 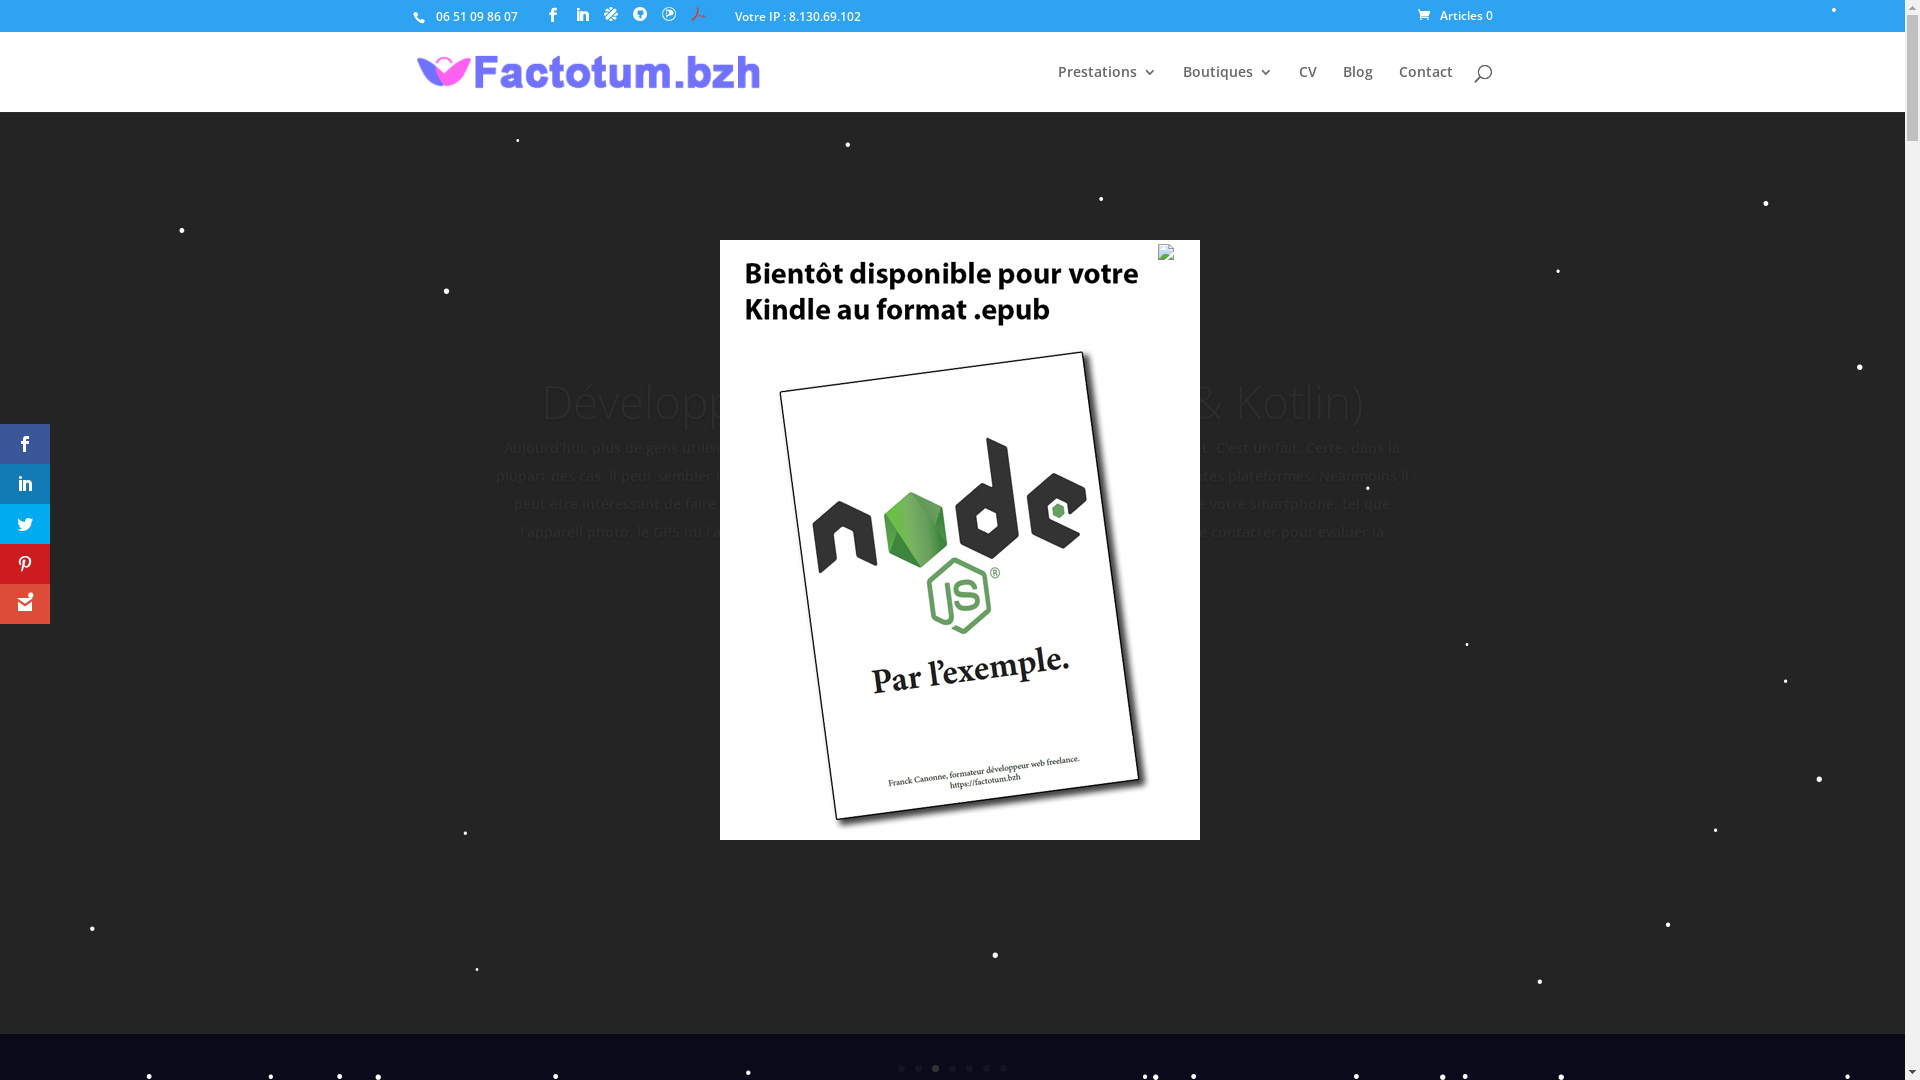 What do you see at coordinates (1226, 87) in the screenshot?
I see `'Boutiques'` at bounding box center [1226, 87].